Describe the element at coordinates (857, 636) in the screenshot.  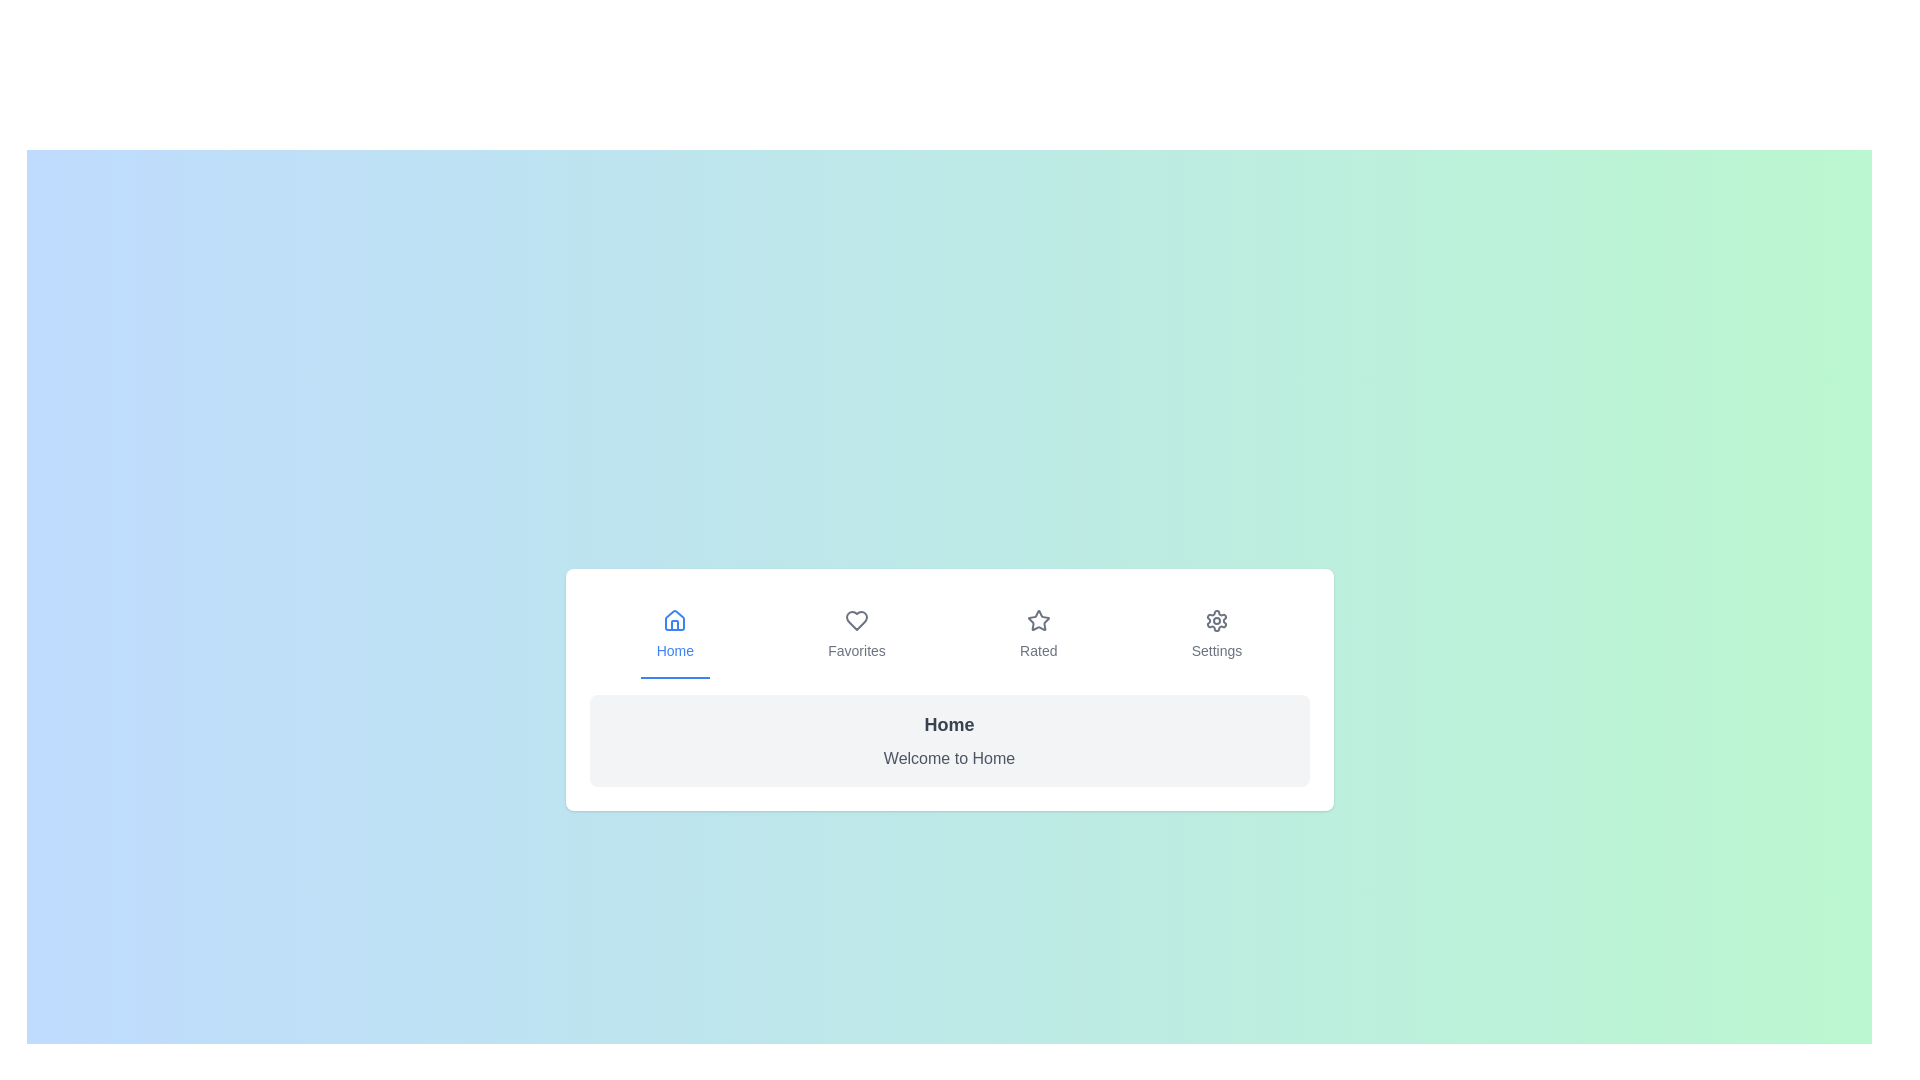
I see `the tab labeled Favorites` at that location.